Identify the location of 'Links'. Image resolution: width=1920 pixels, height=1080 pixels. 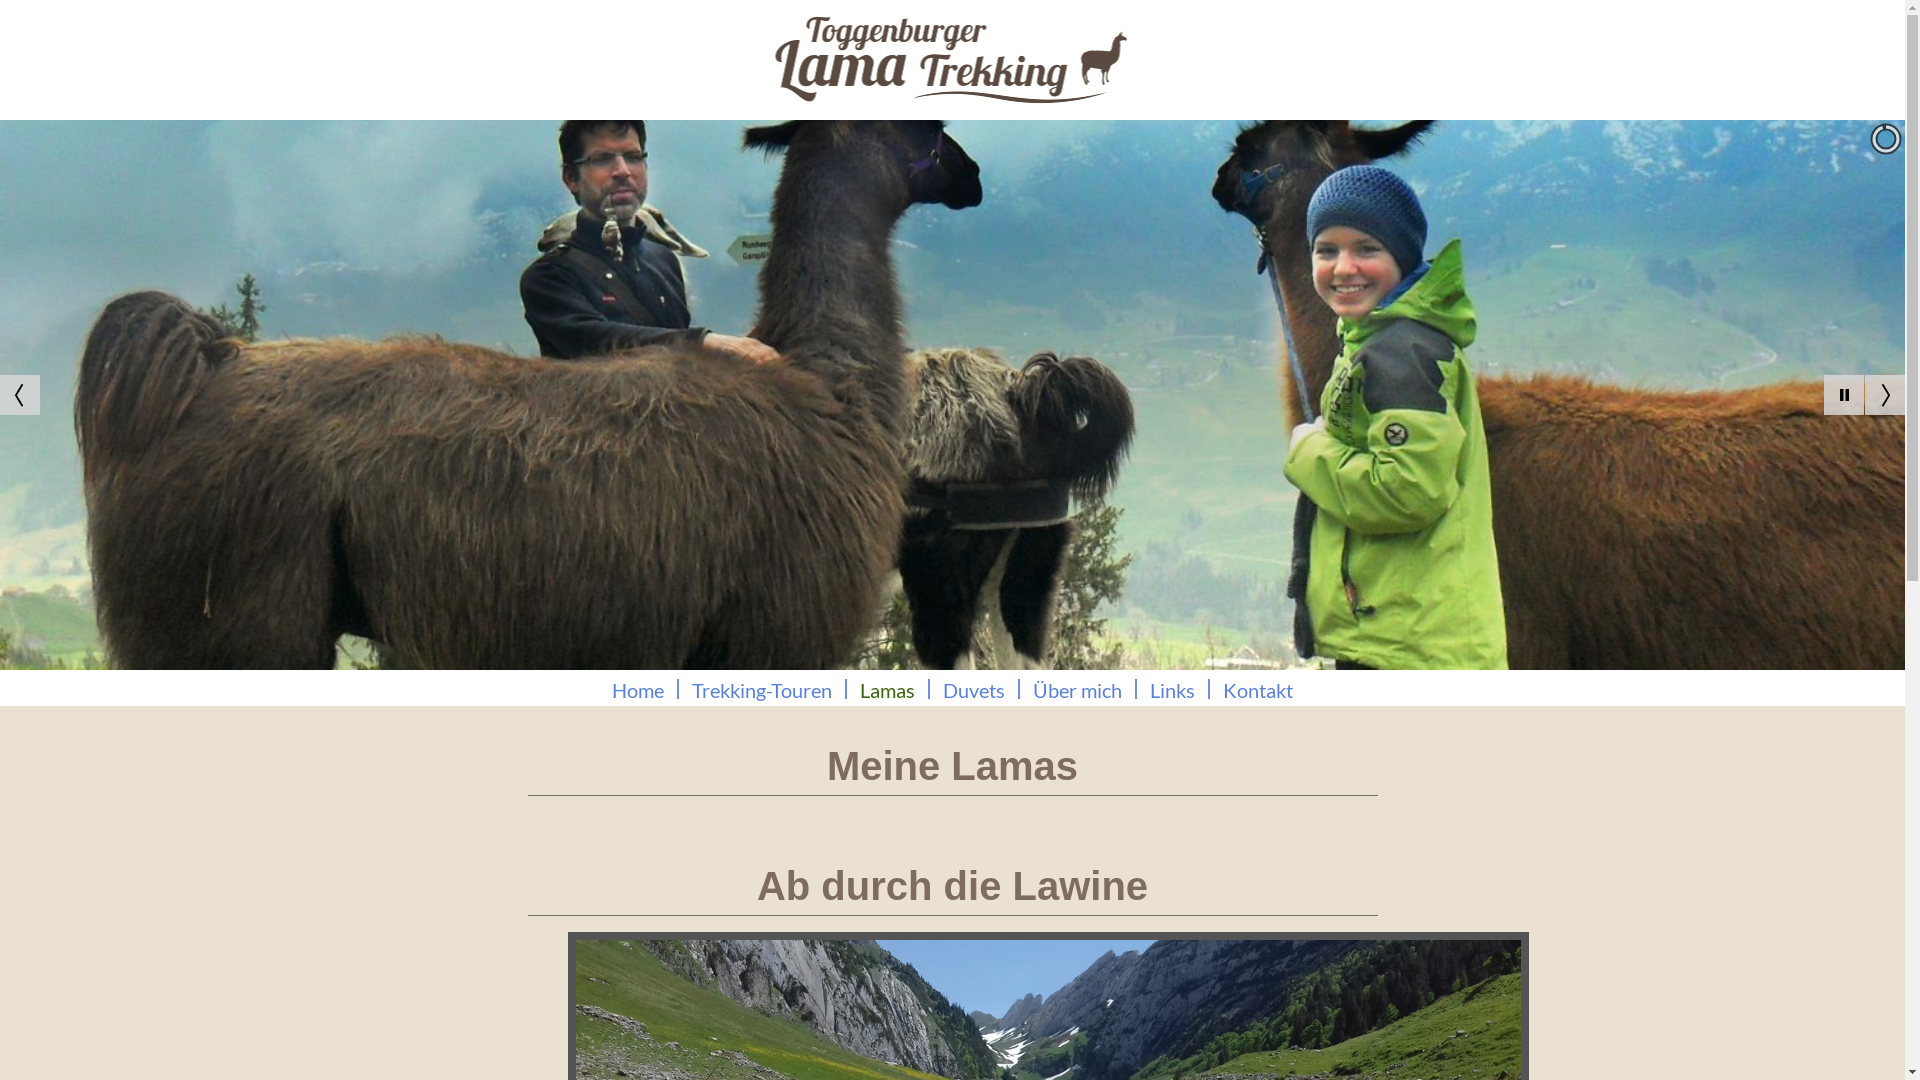
(1172, 688).